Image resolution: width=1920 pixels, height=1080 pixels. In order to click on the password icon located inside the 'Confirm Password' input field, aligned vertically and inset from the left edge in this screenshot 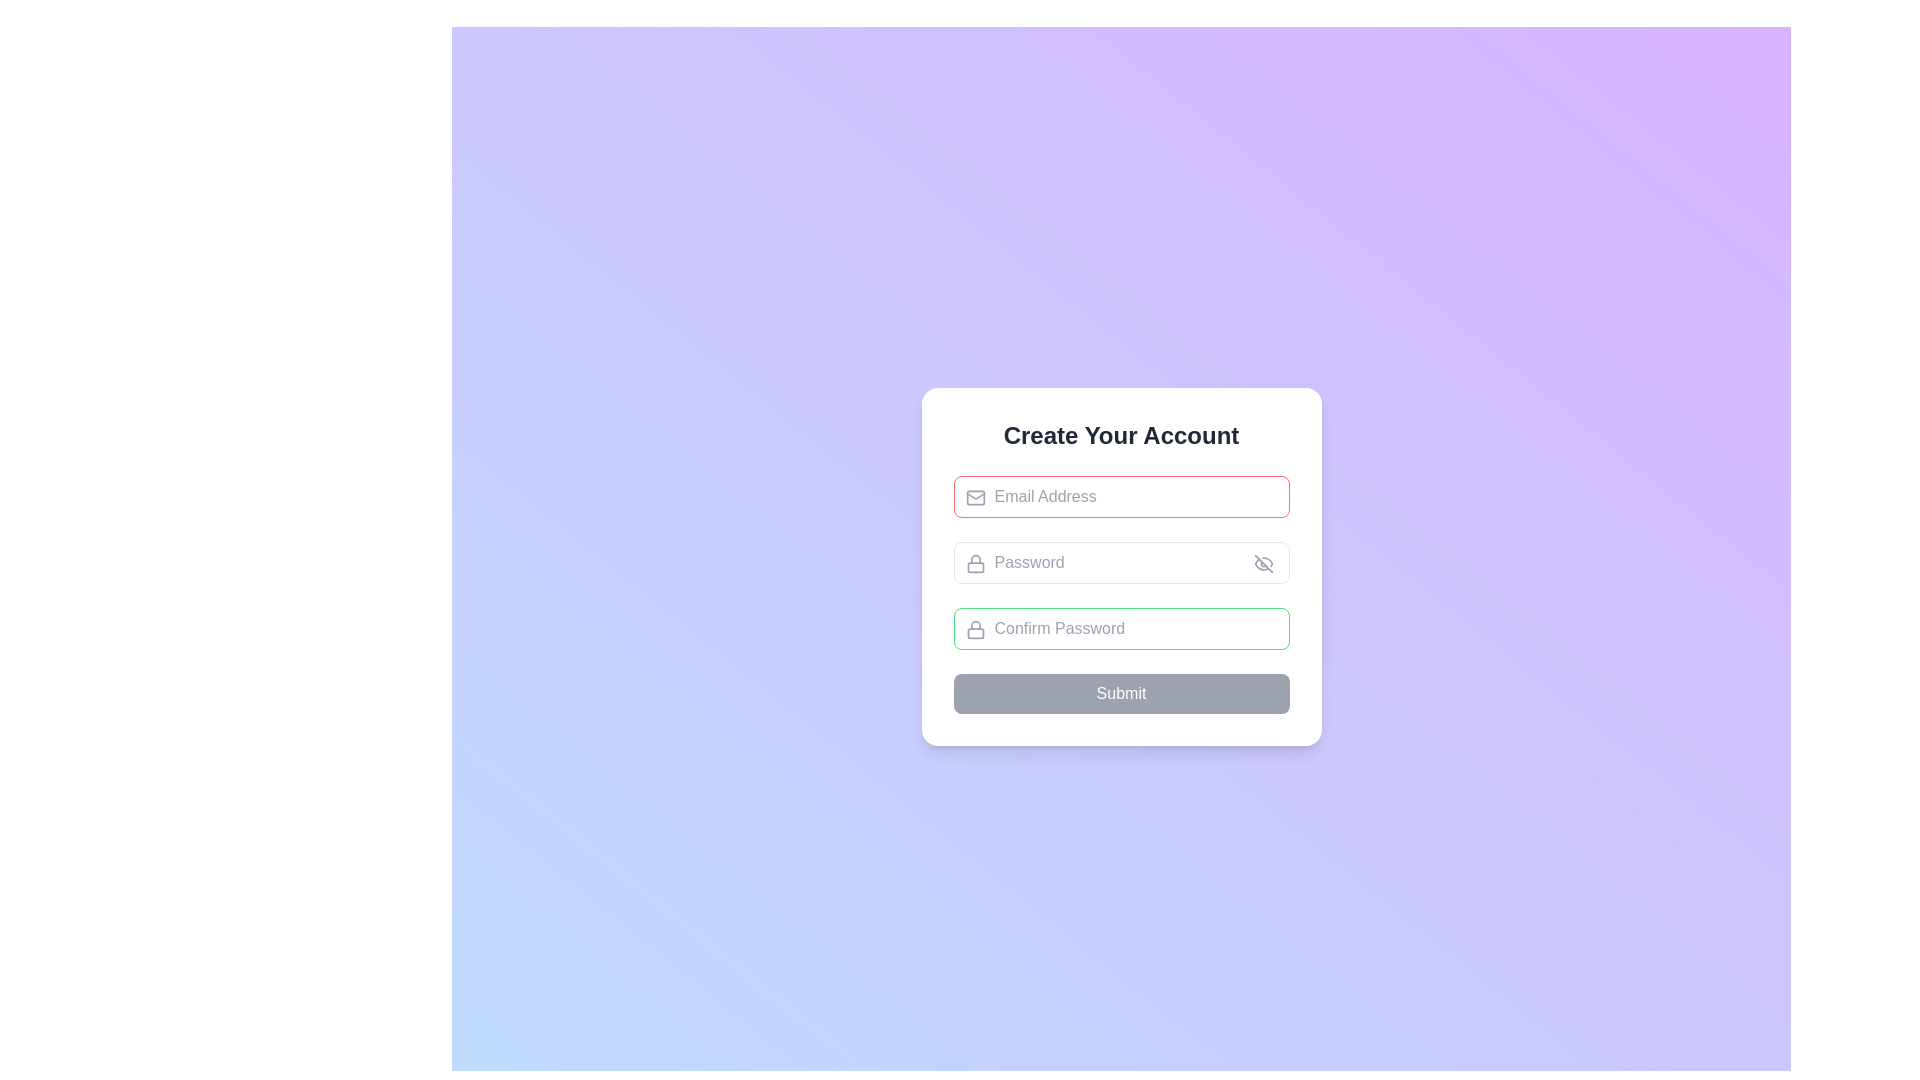, I will do `click(975, 628)`.